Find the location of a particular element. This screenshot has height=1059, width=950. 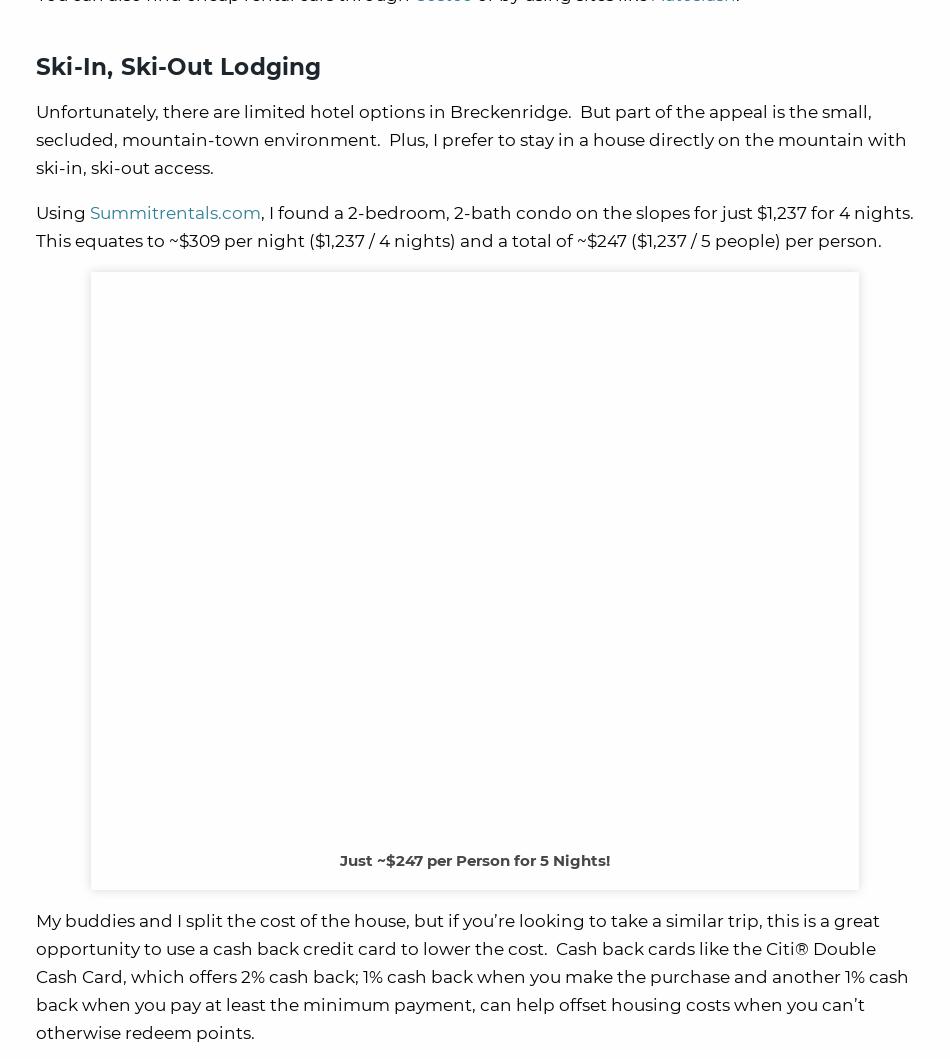

'Ski-In, Ski-Out Lodging' is located at coordinates (178, 65).